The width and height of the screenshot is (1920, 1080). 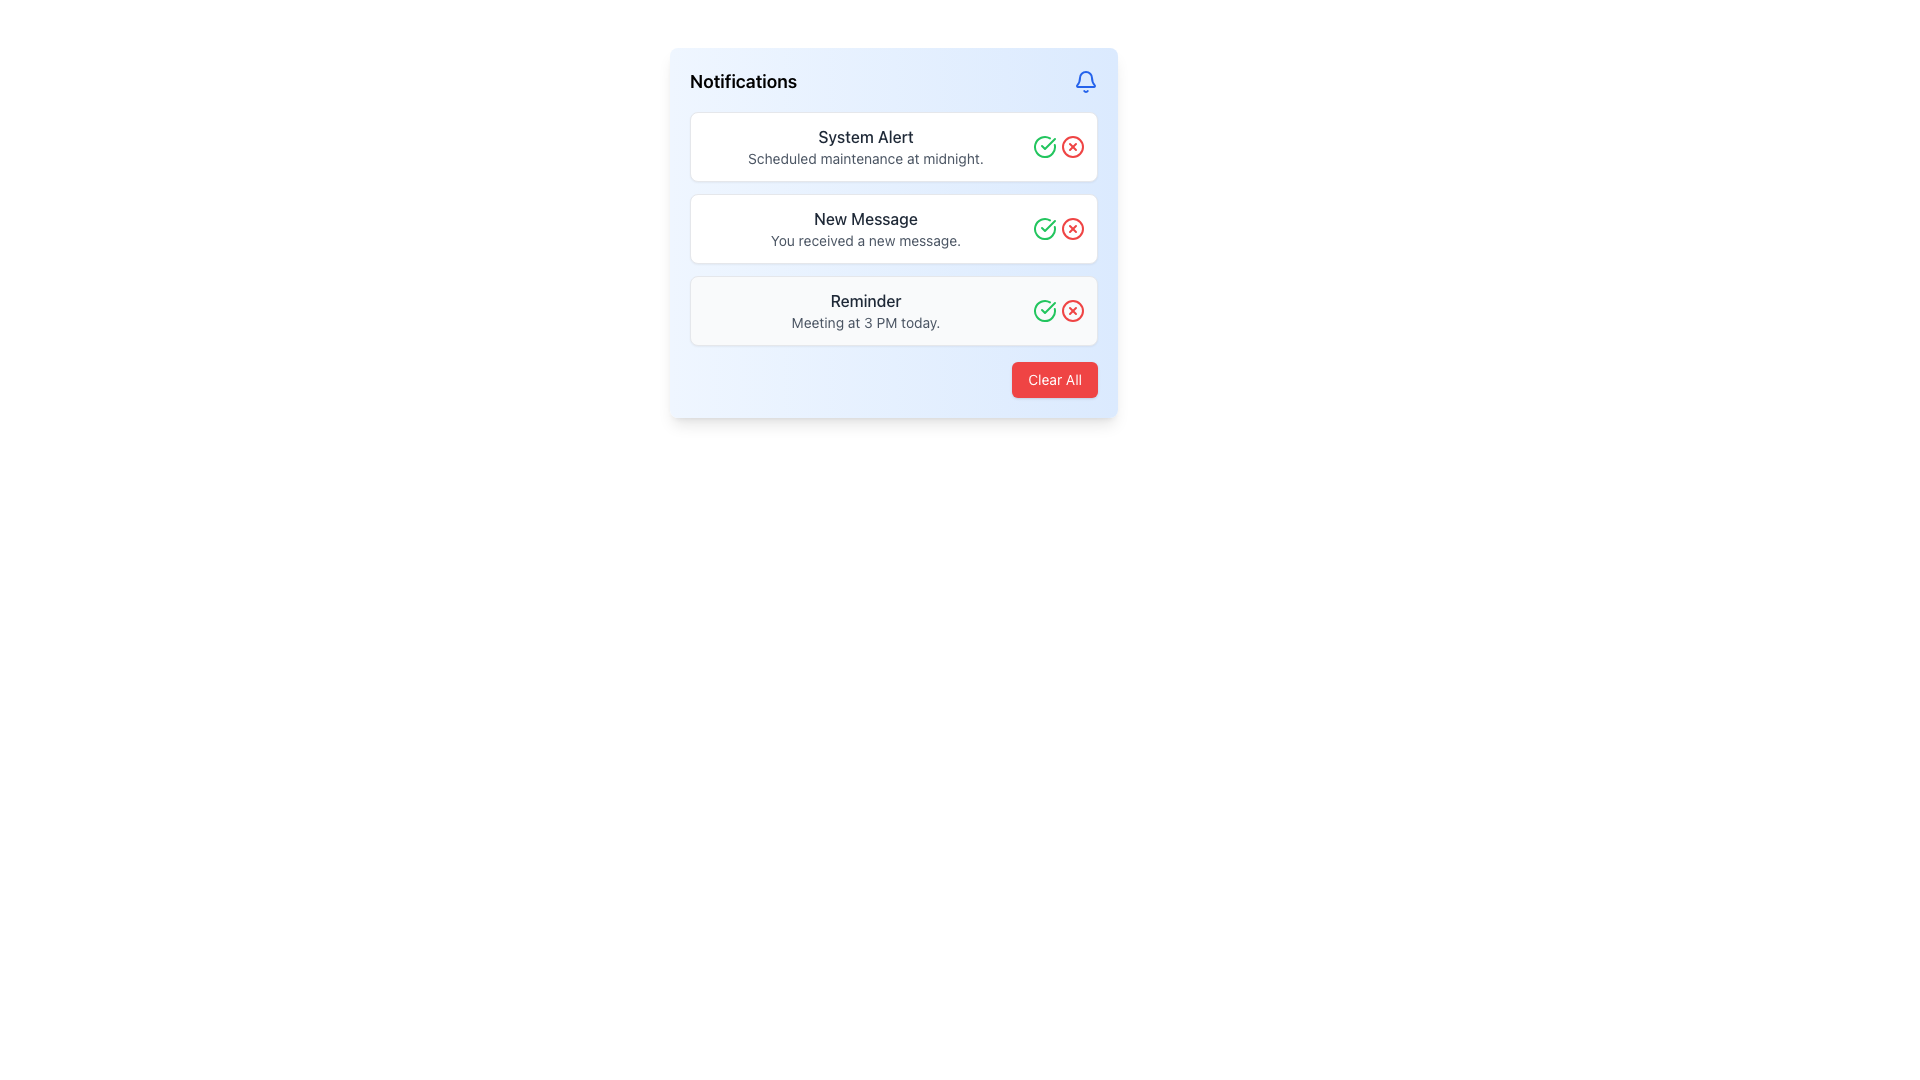 What do you see at coordinates (865, 219) in the screenshot?
I see `the static text element that serves as the header or title for a notification, positioned directly above the message 'You received a new message.'` at bounding box center [865, 219].